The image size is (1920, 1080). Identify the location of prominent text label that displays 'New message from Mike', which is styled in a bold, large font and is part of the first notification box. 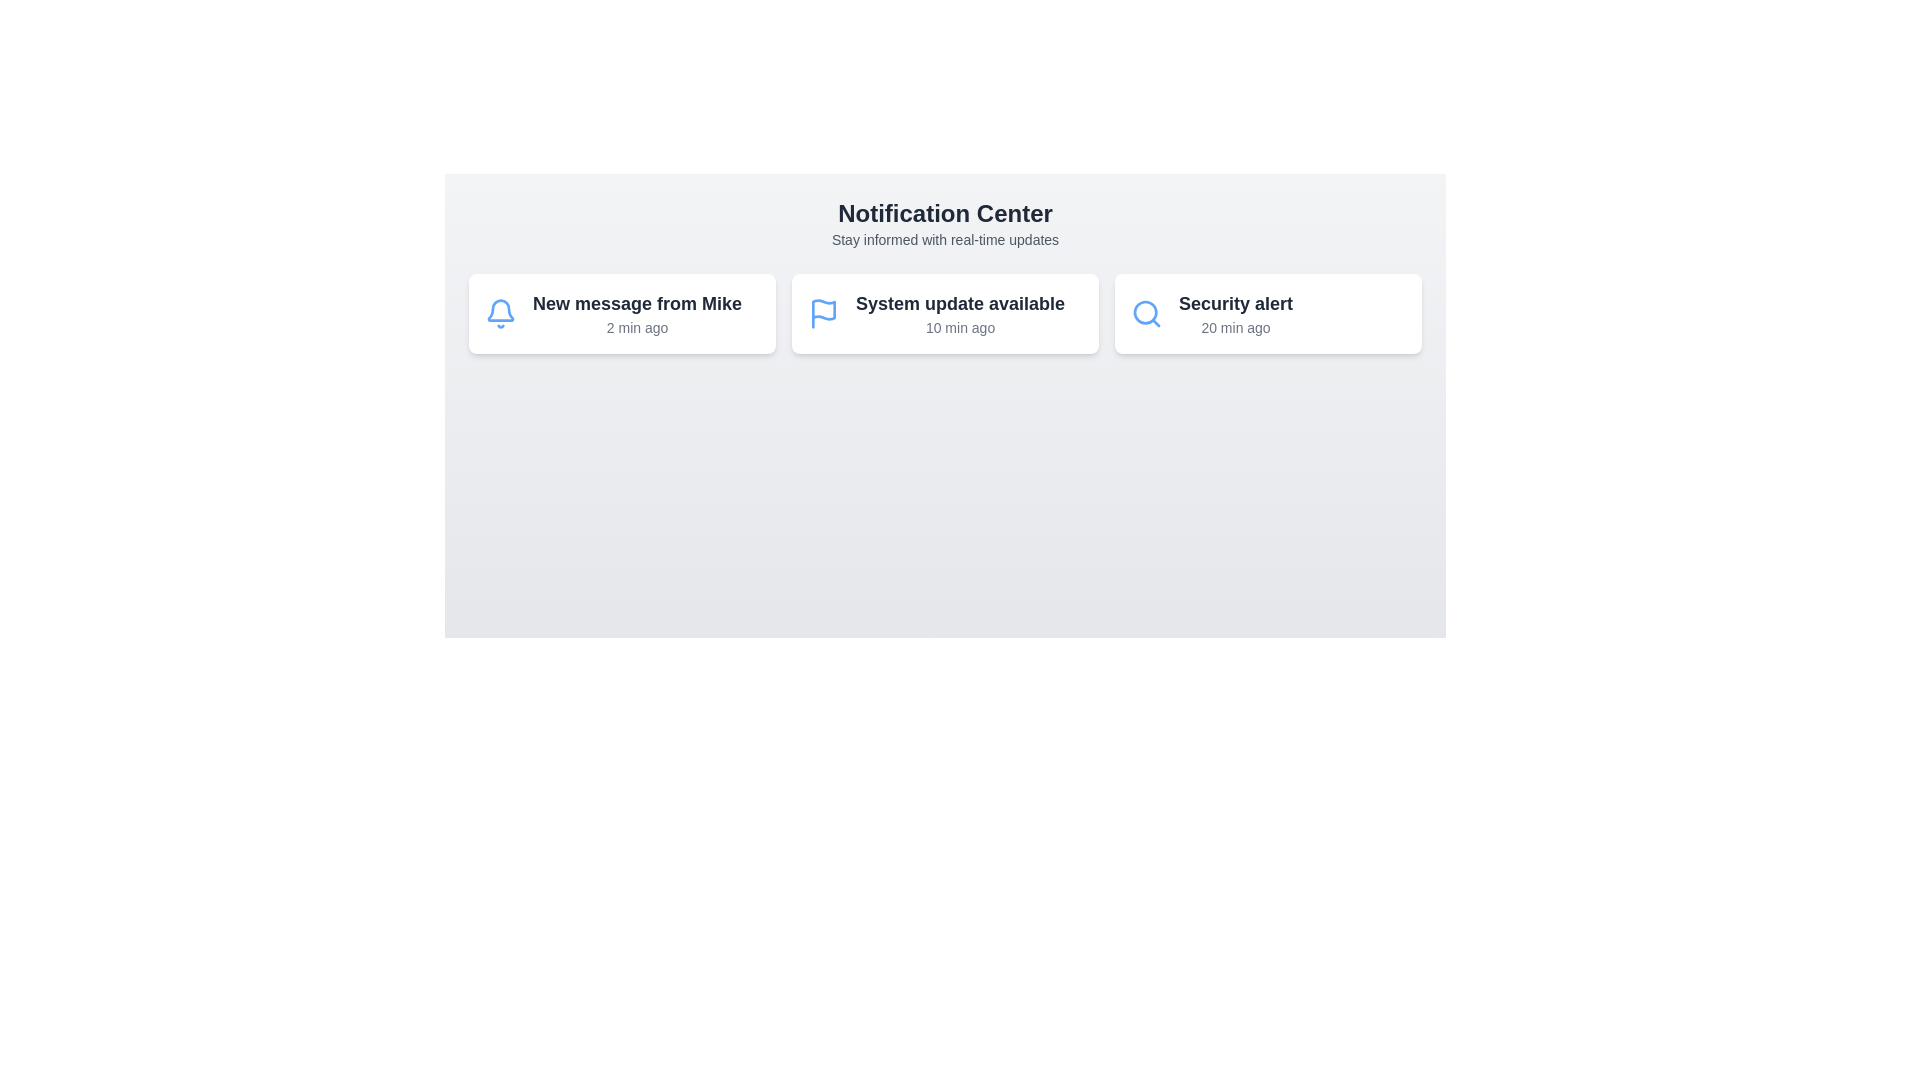
(636, 304).